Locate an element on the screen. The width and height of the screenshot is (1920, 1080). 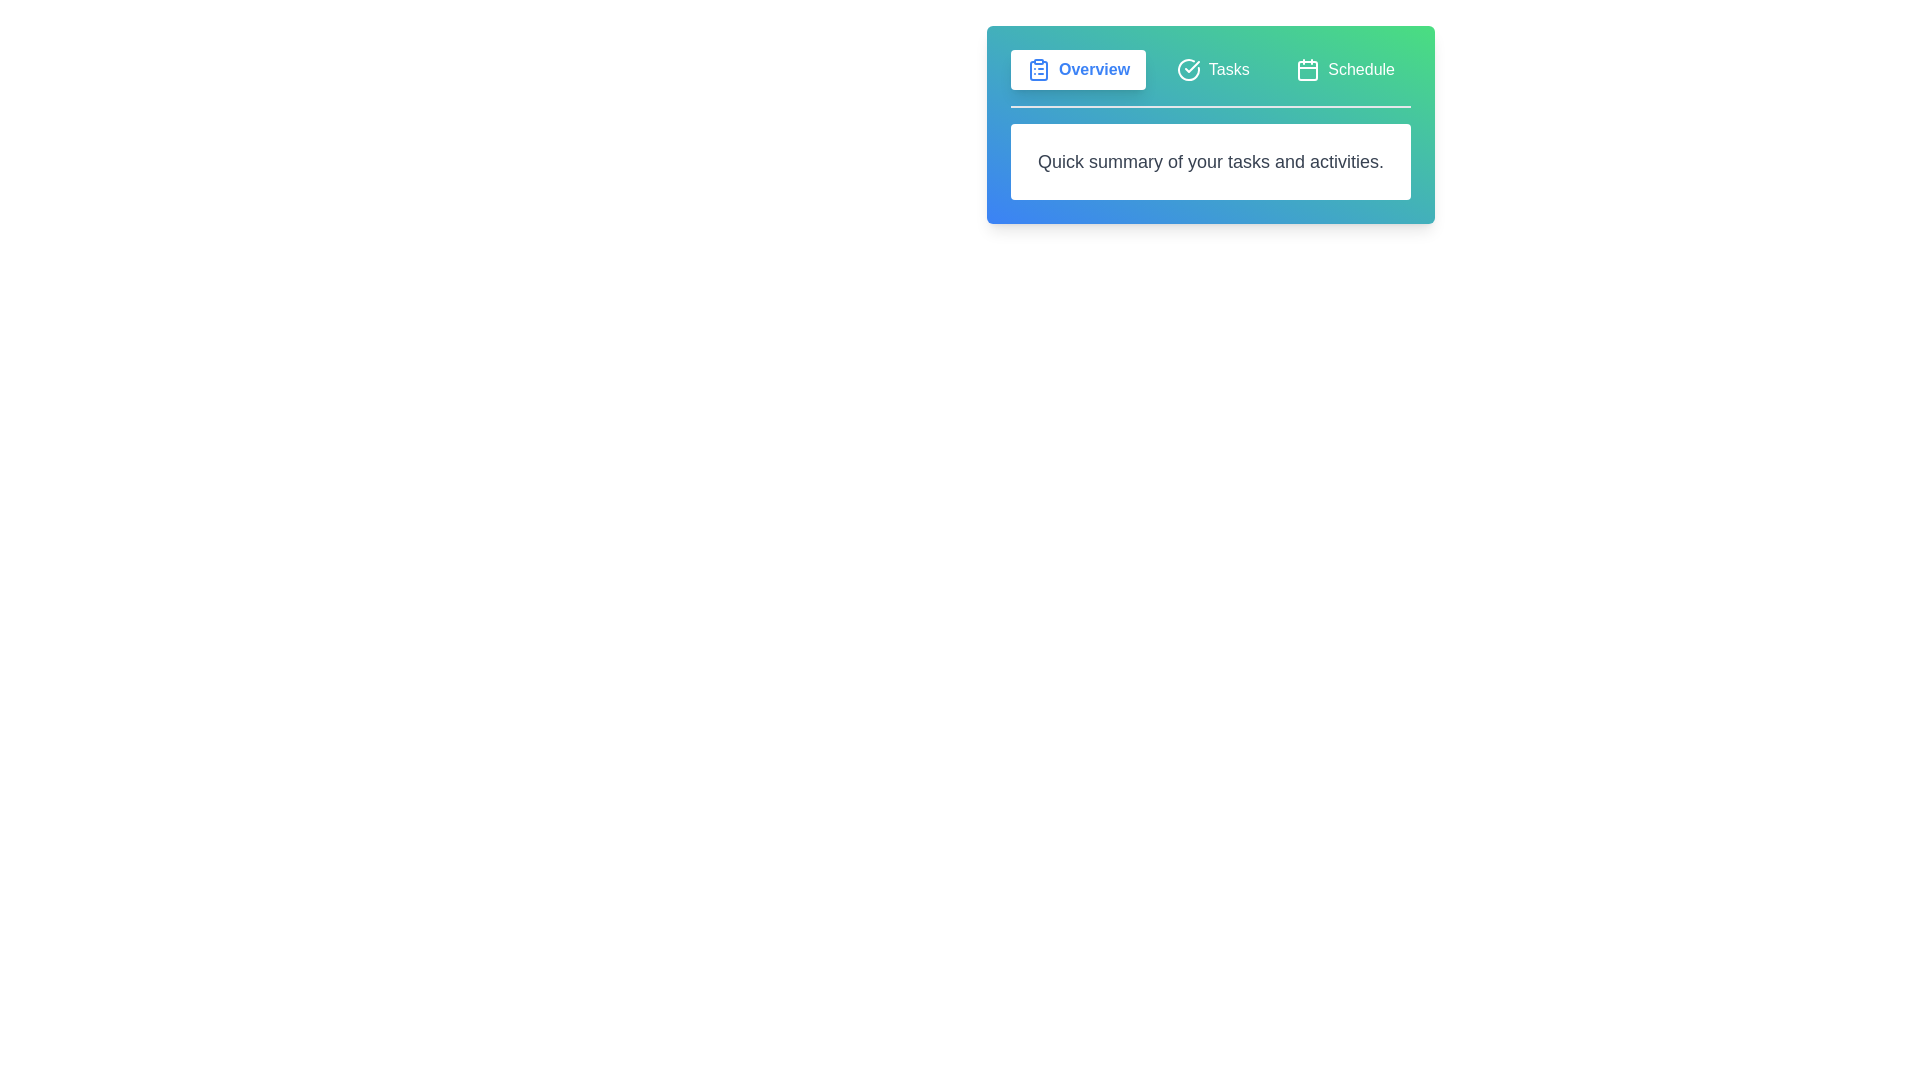
the tab labeled Overview is located at coordinates (1077, 68).